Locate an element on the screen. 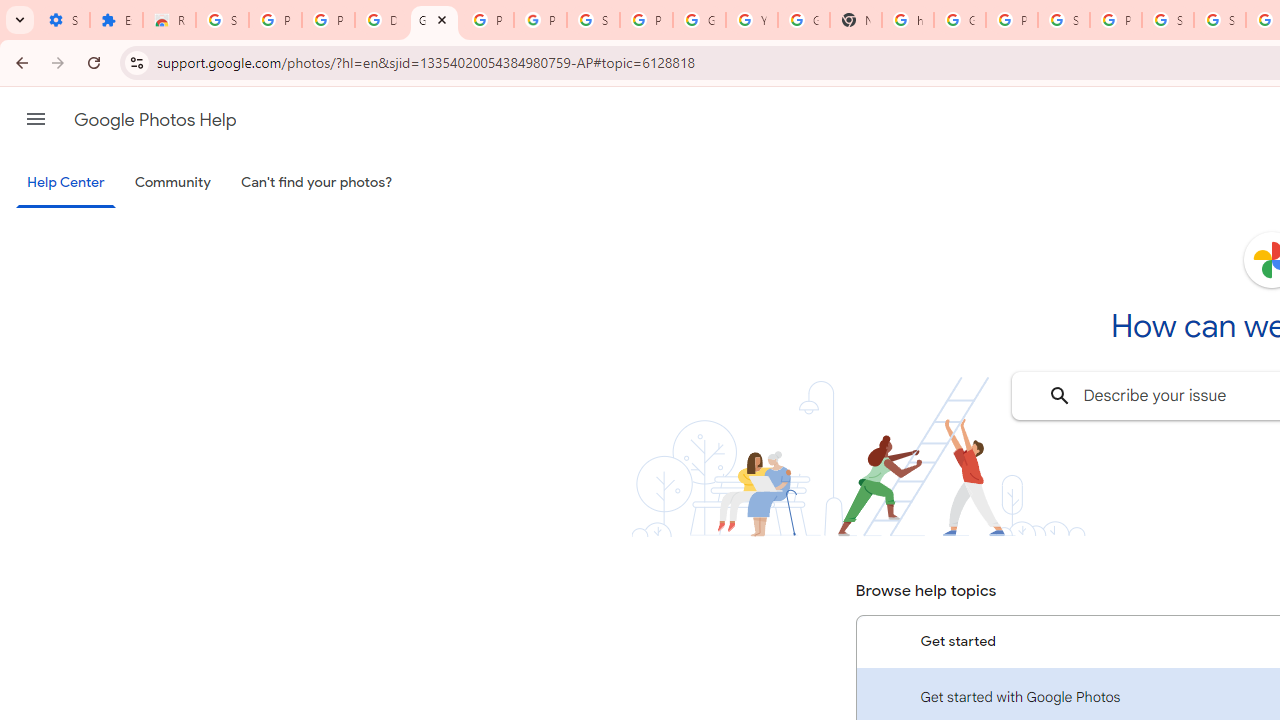 The height and width of the screenshot is (720, 1280). 'Search' is located at coordinates (1058, 396).